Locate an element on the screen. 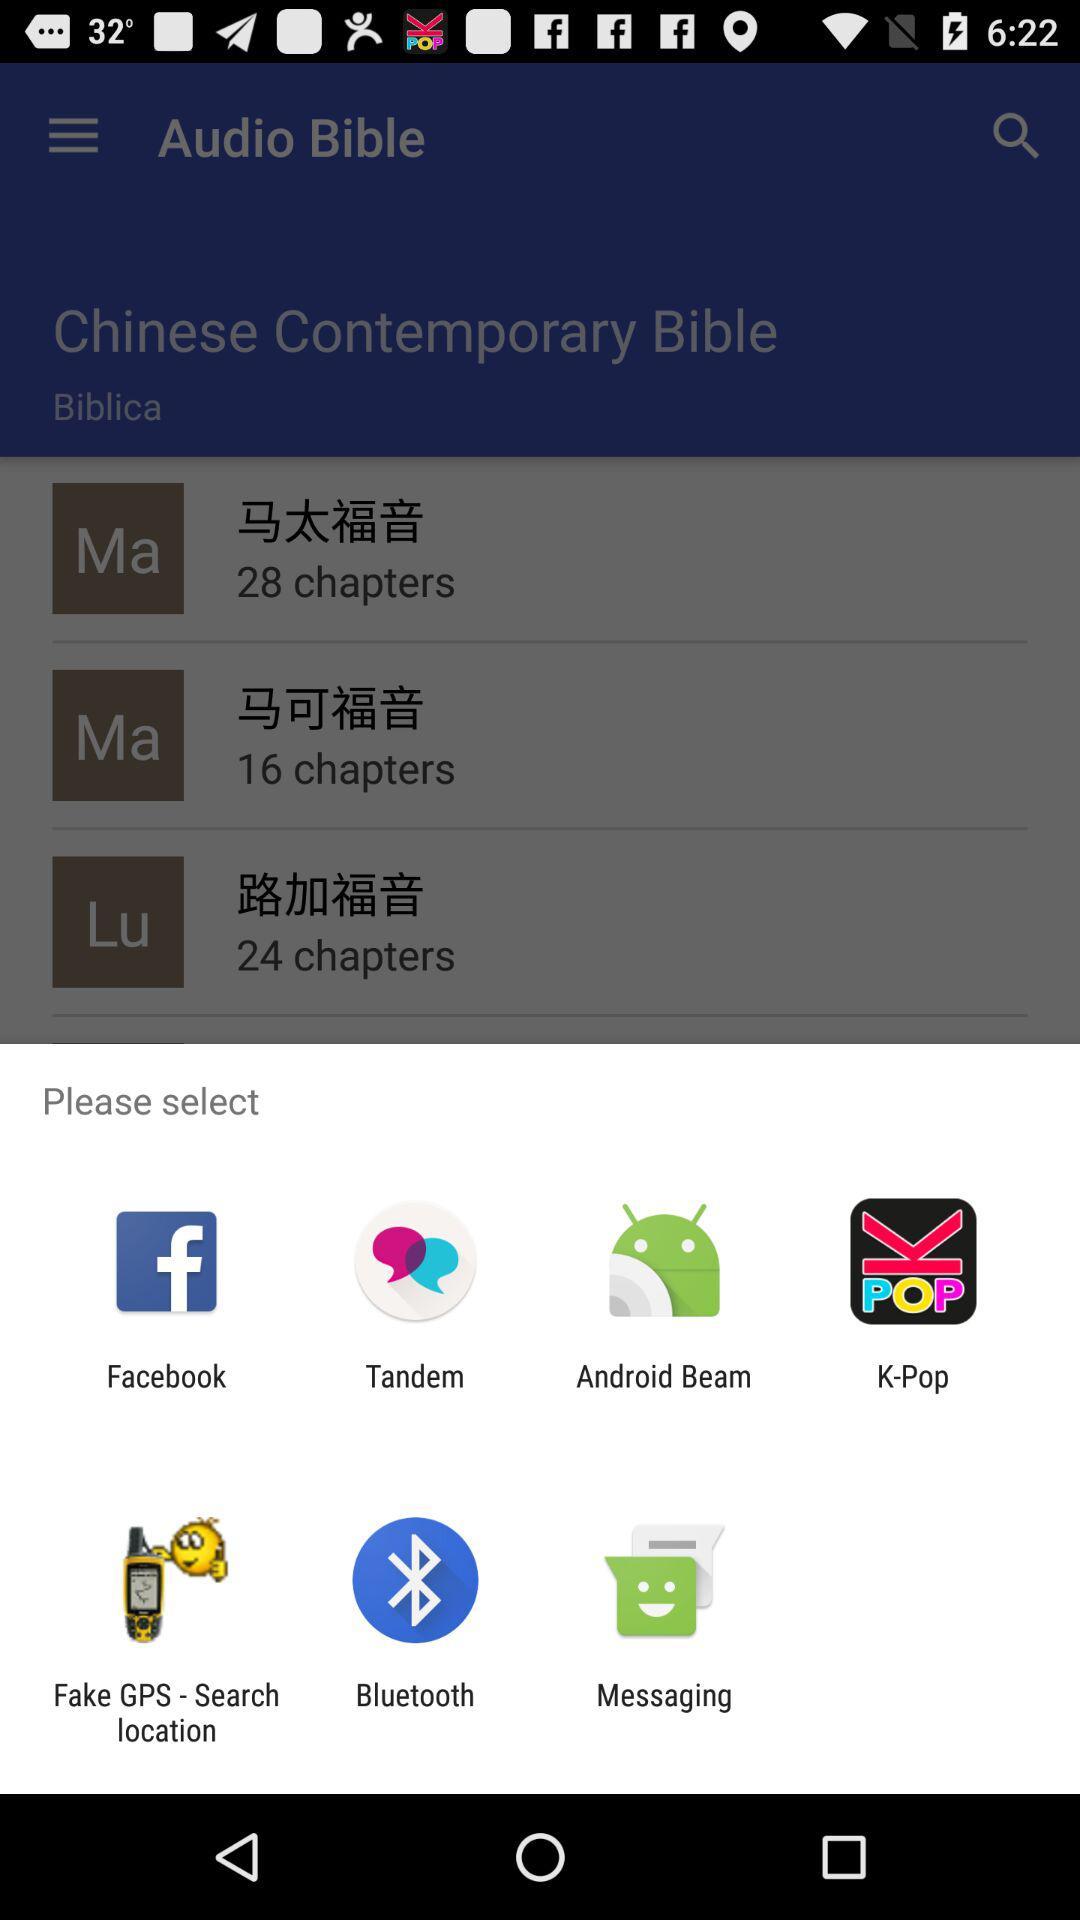  the bluetooth app is located at coordinates (414, 1711).